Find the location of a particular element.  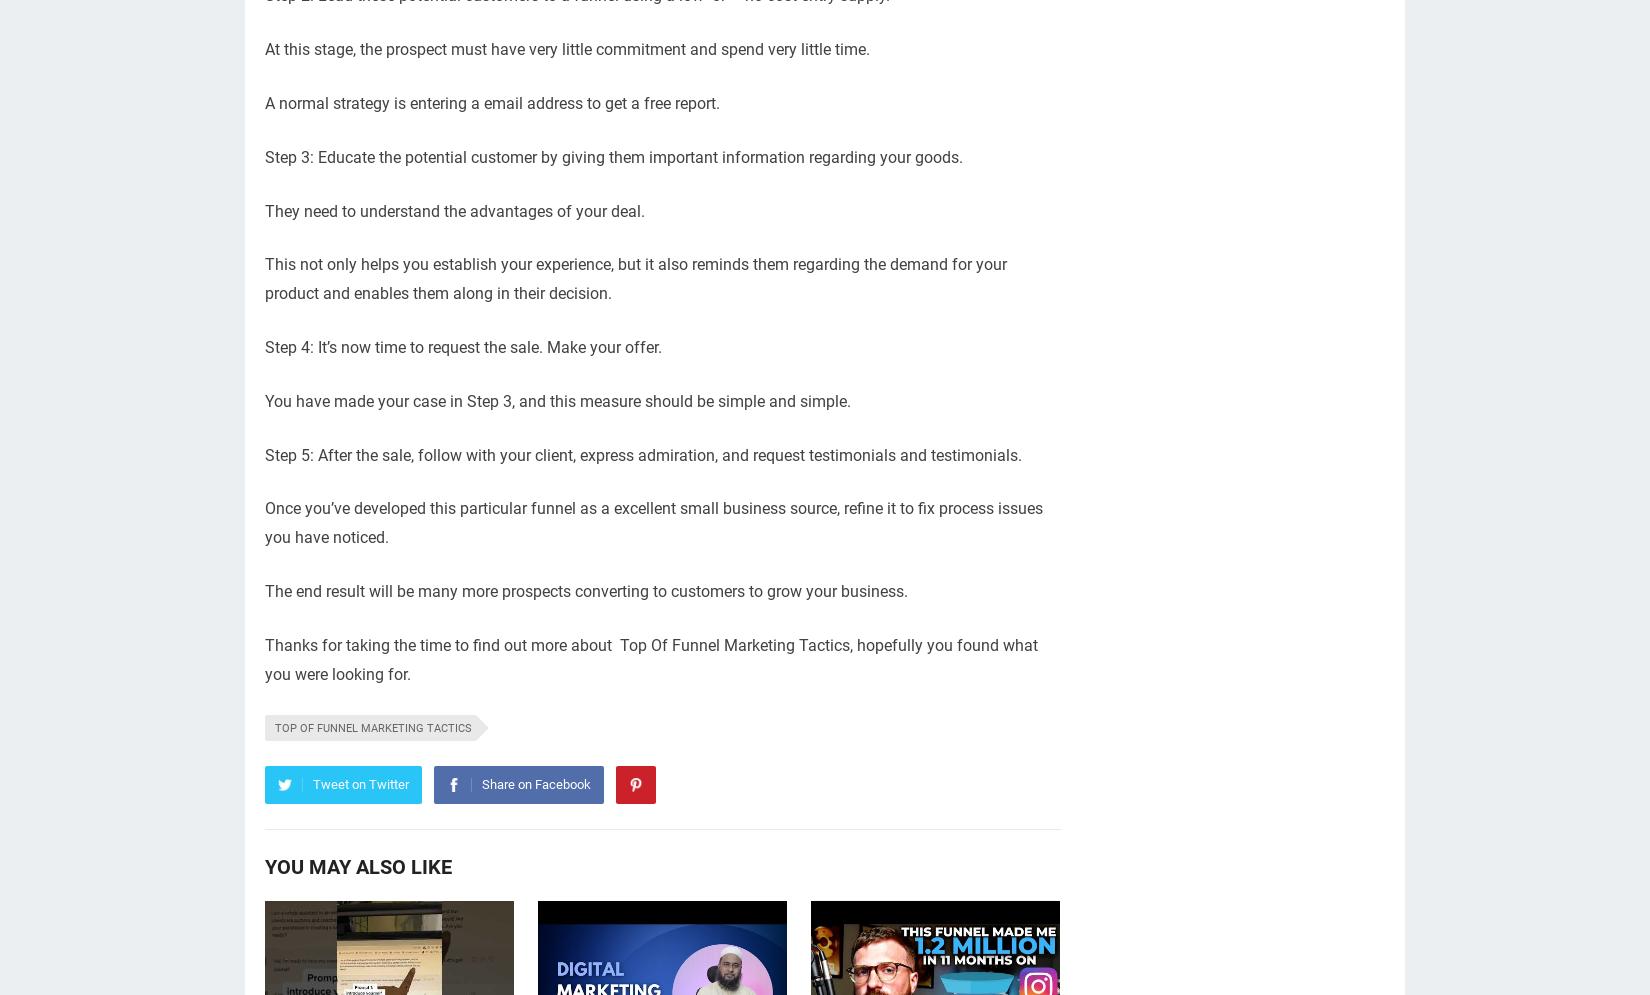

'Step 4: It’s now time to request the sale. Make your offer.' is located at coordinates (462, 345).